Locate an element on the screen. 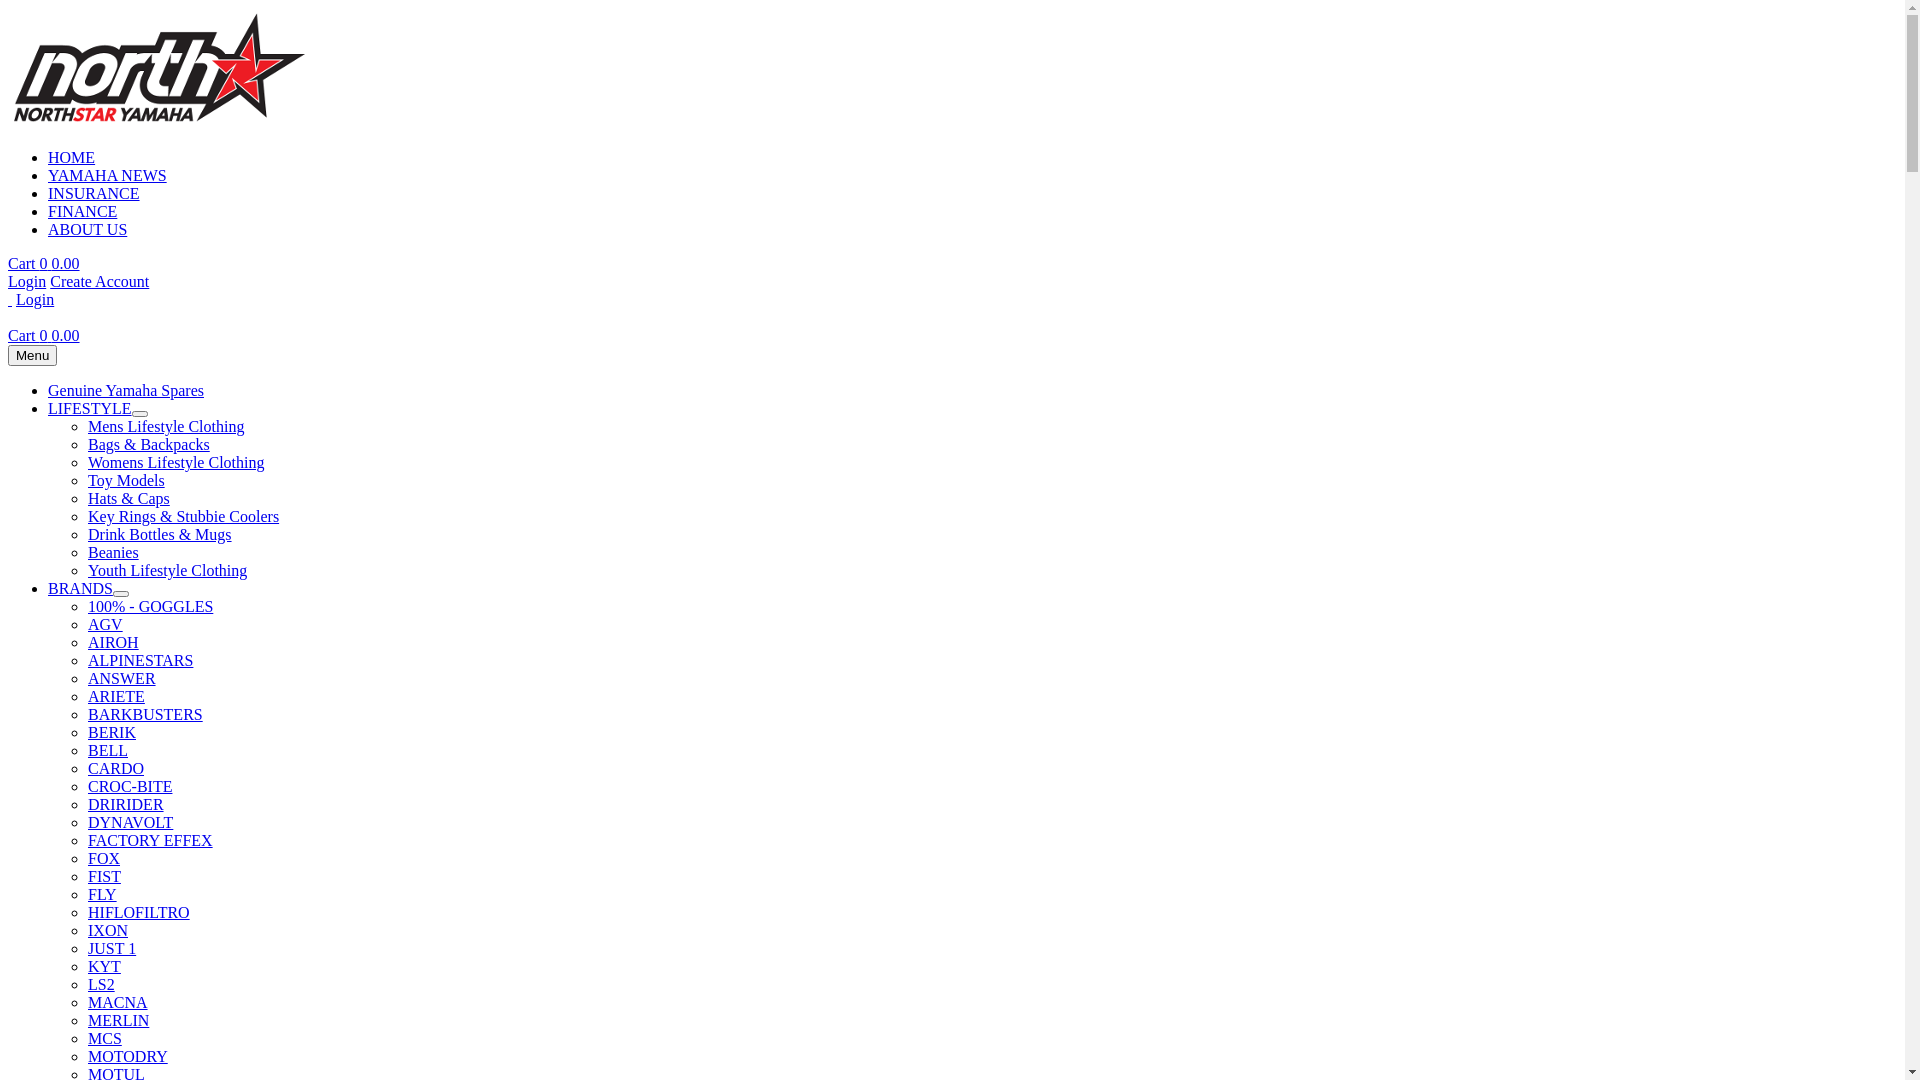  'Mens Lifestyle Clothing' is located at coordinates (166, 425).